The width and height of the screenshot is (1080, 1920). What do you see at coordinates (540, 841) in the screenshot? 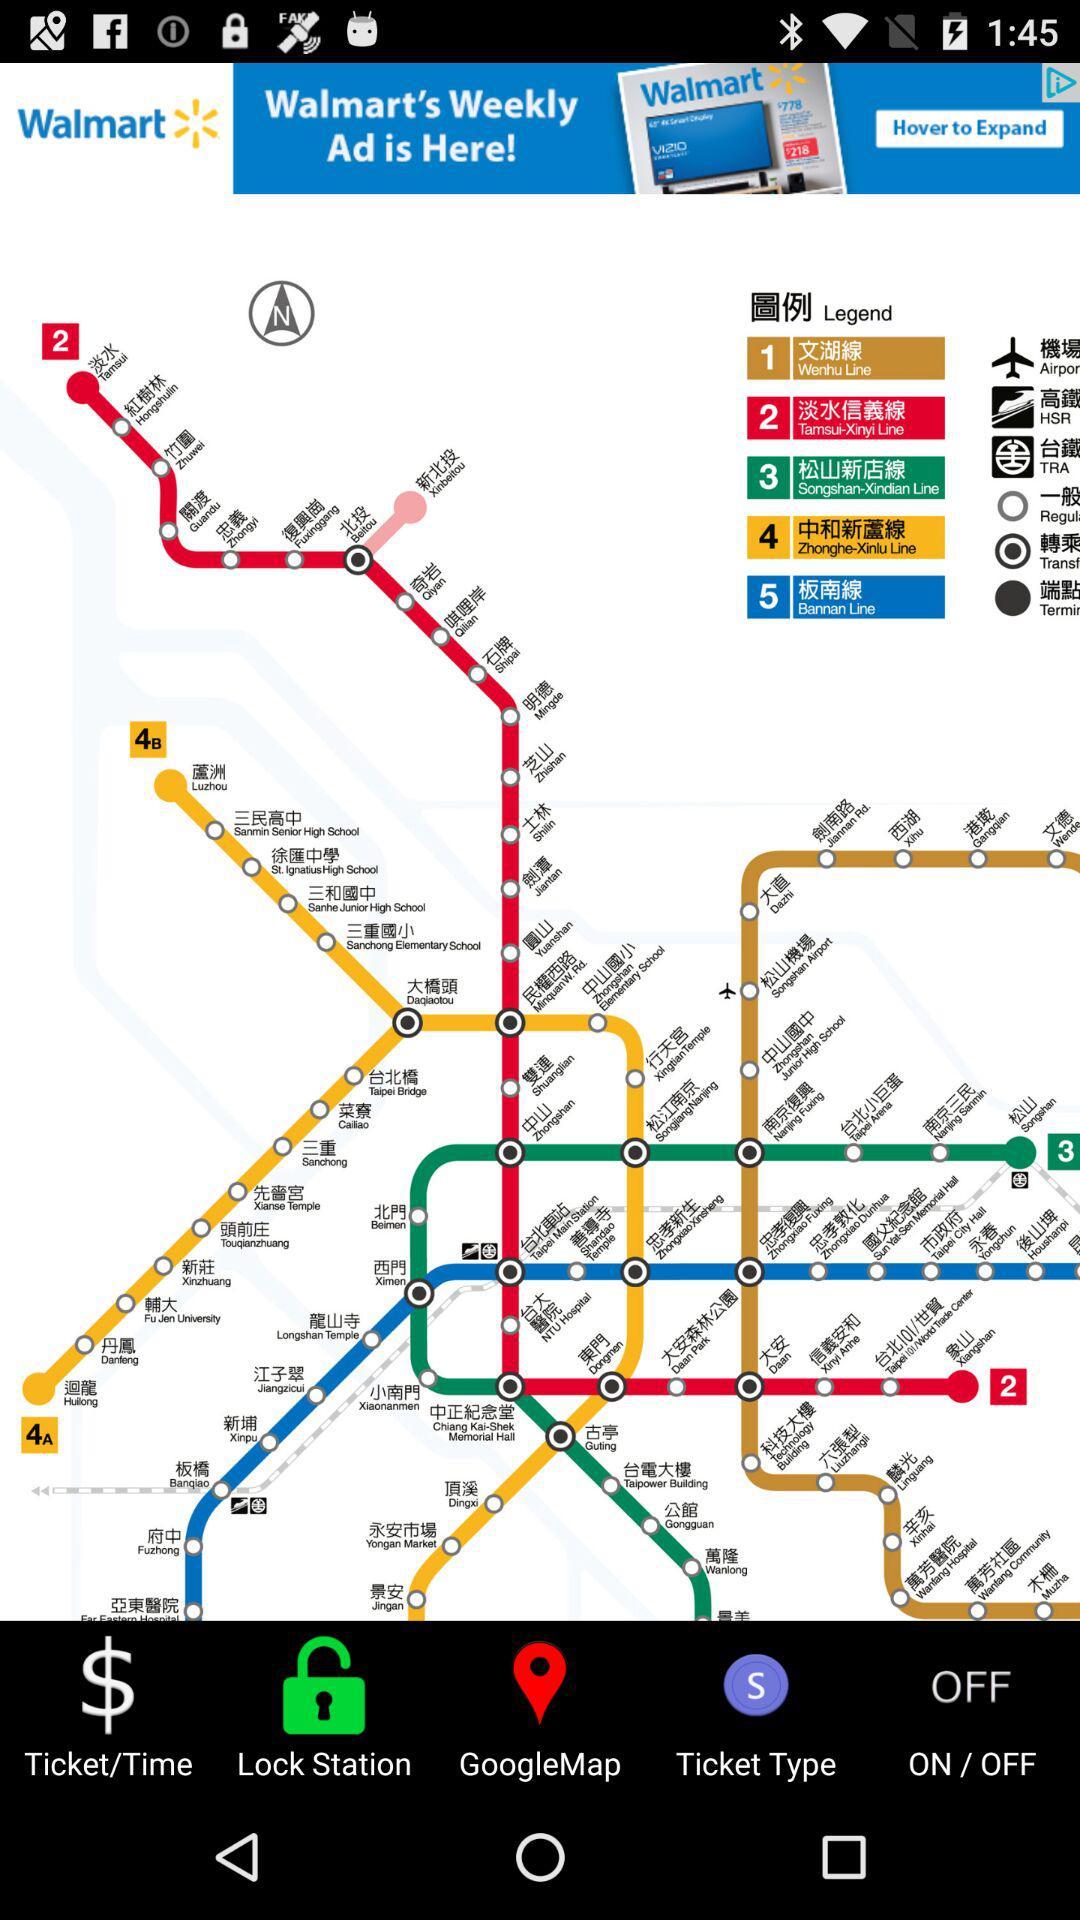
I see `map` at bounding box center [540, 841].